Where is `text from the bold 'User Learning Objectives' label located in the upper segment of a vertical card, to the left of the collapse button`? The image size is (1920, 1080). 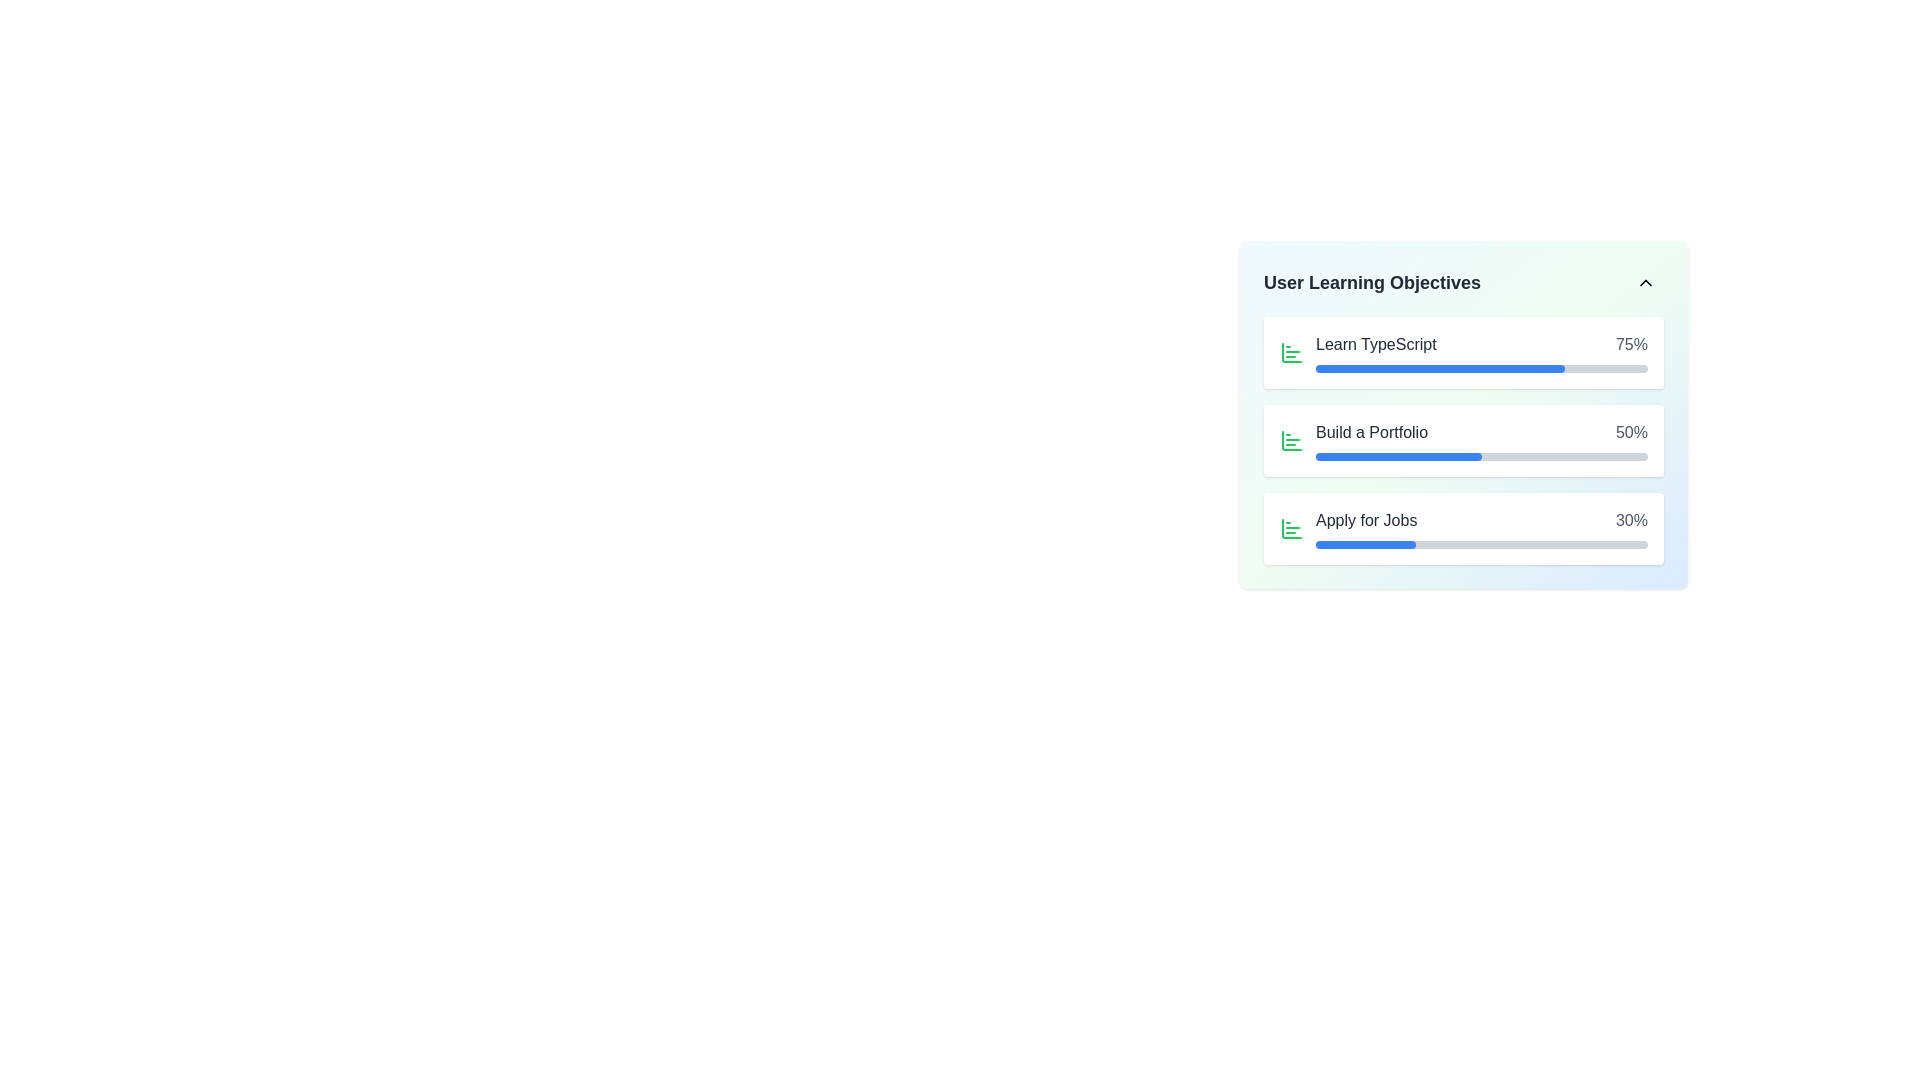 text from the bold 'User Learning Objectives' label located in the upper segment of a vertical card, to the left of the collapse button is located at coordinates (1371, 282).